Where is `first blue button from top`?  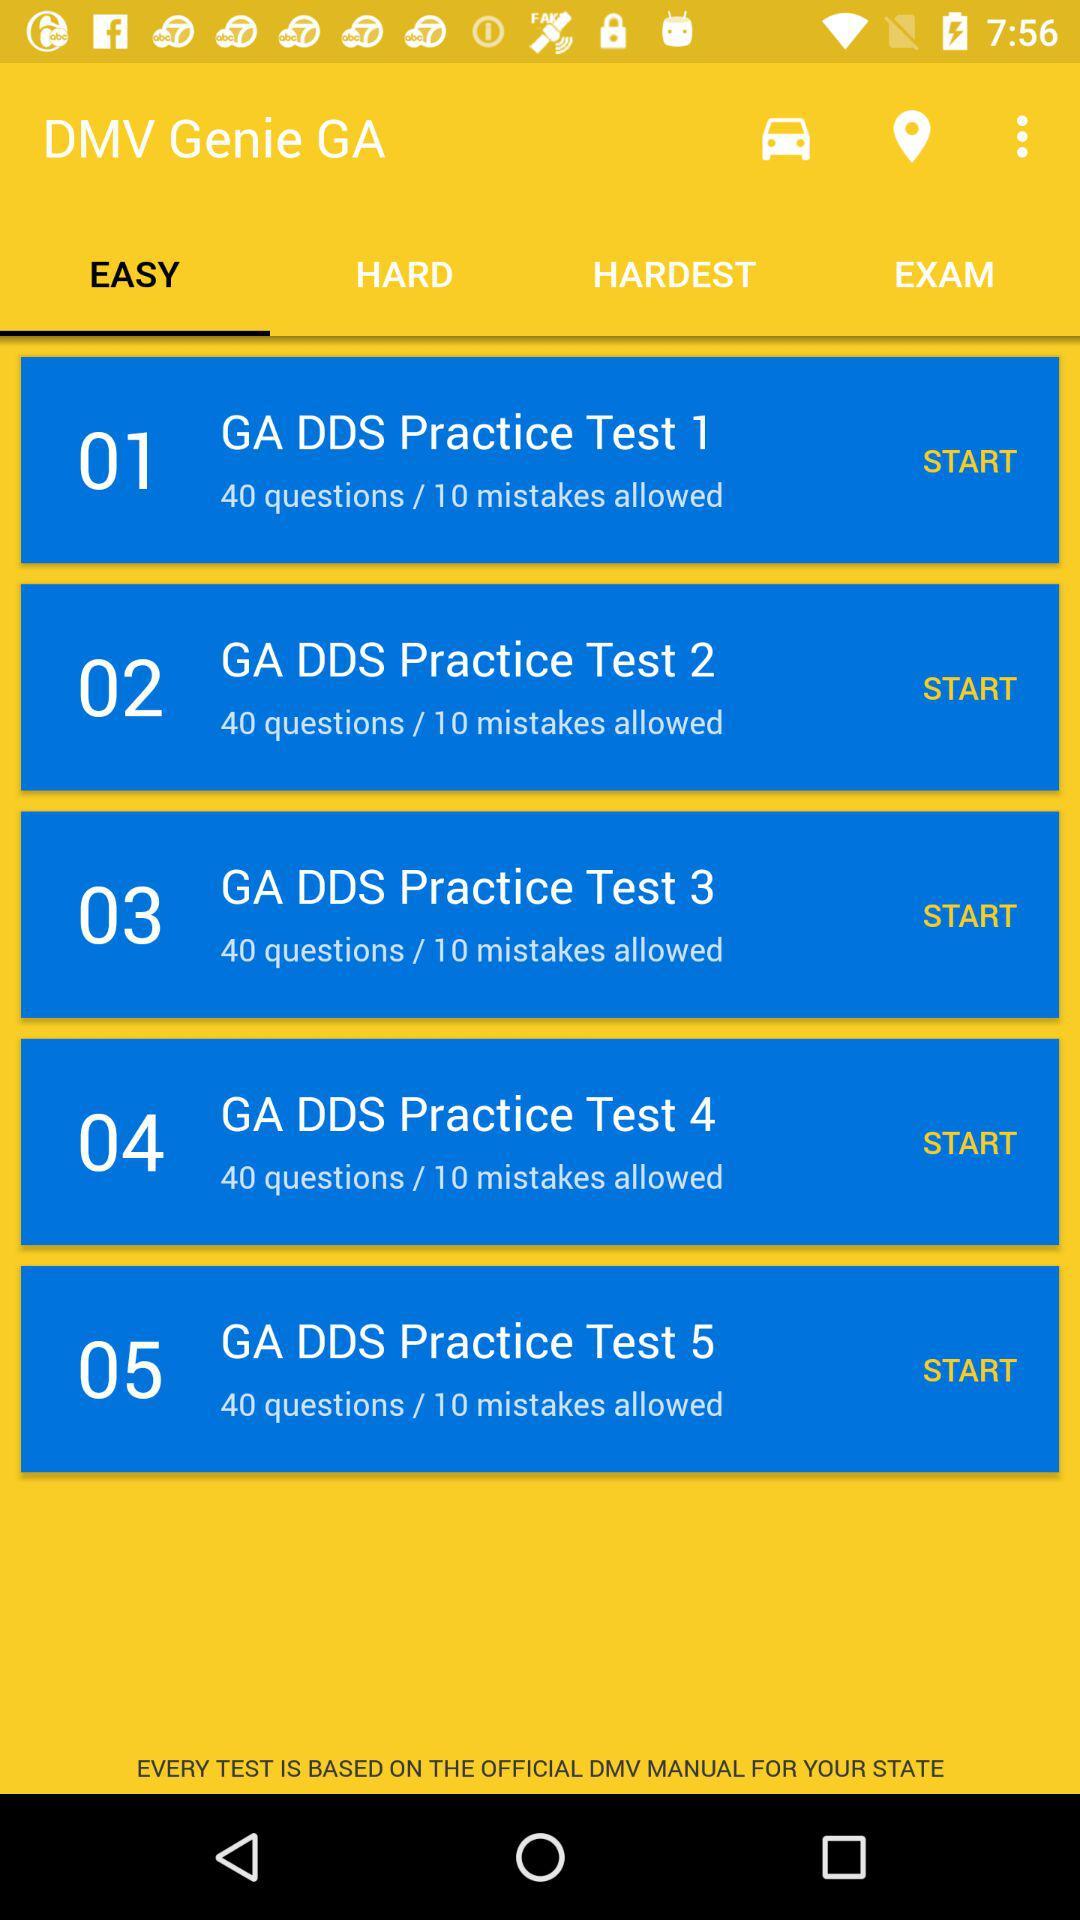
first blue button from top is located at coordinates (540, 459).